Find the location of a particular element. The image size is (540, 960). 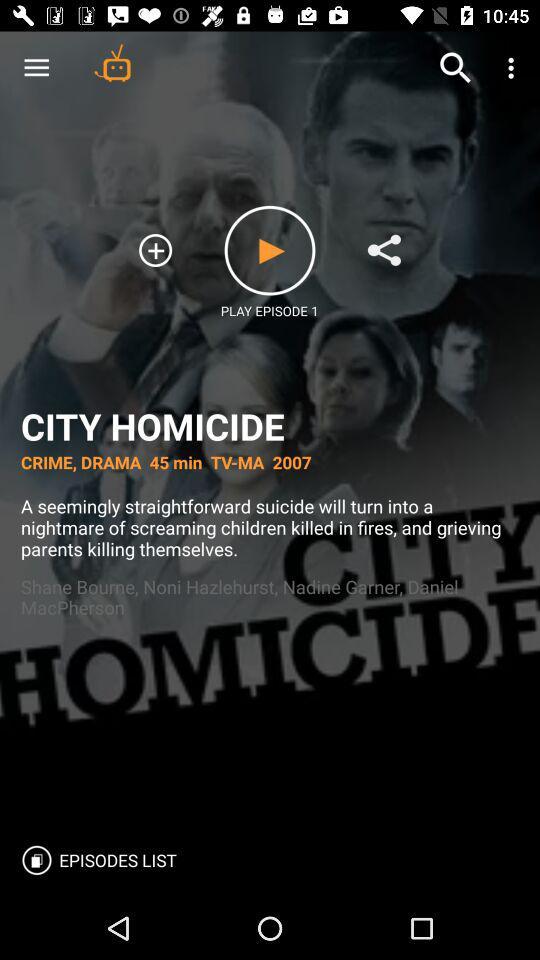

the add icon is located at coordinates (154, 249).